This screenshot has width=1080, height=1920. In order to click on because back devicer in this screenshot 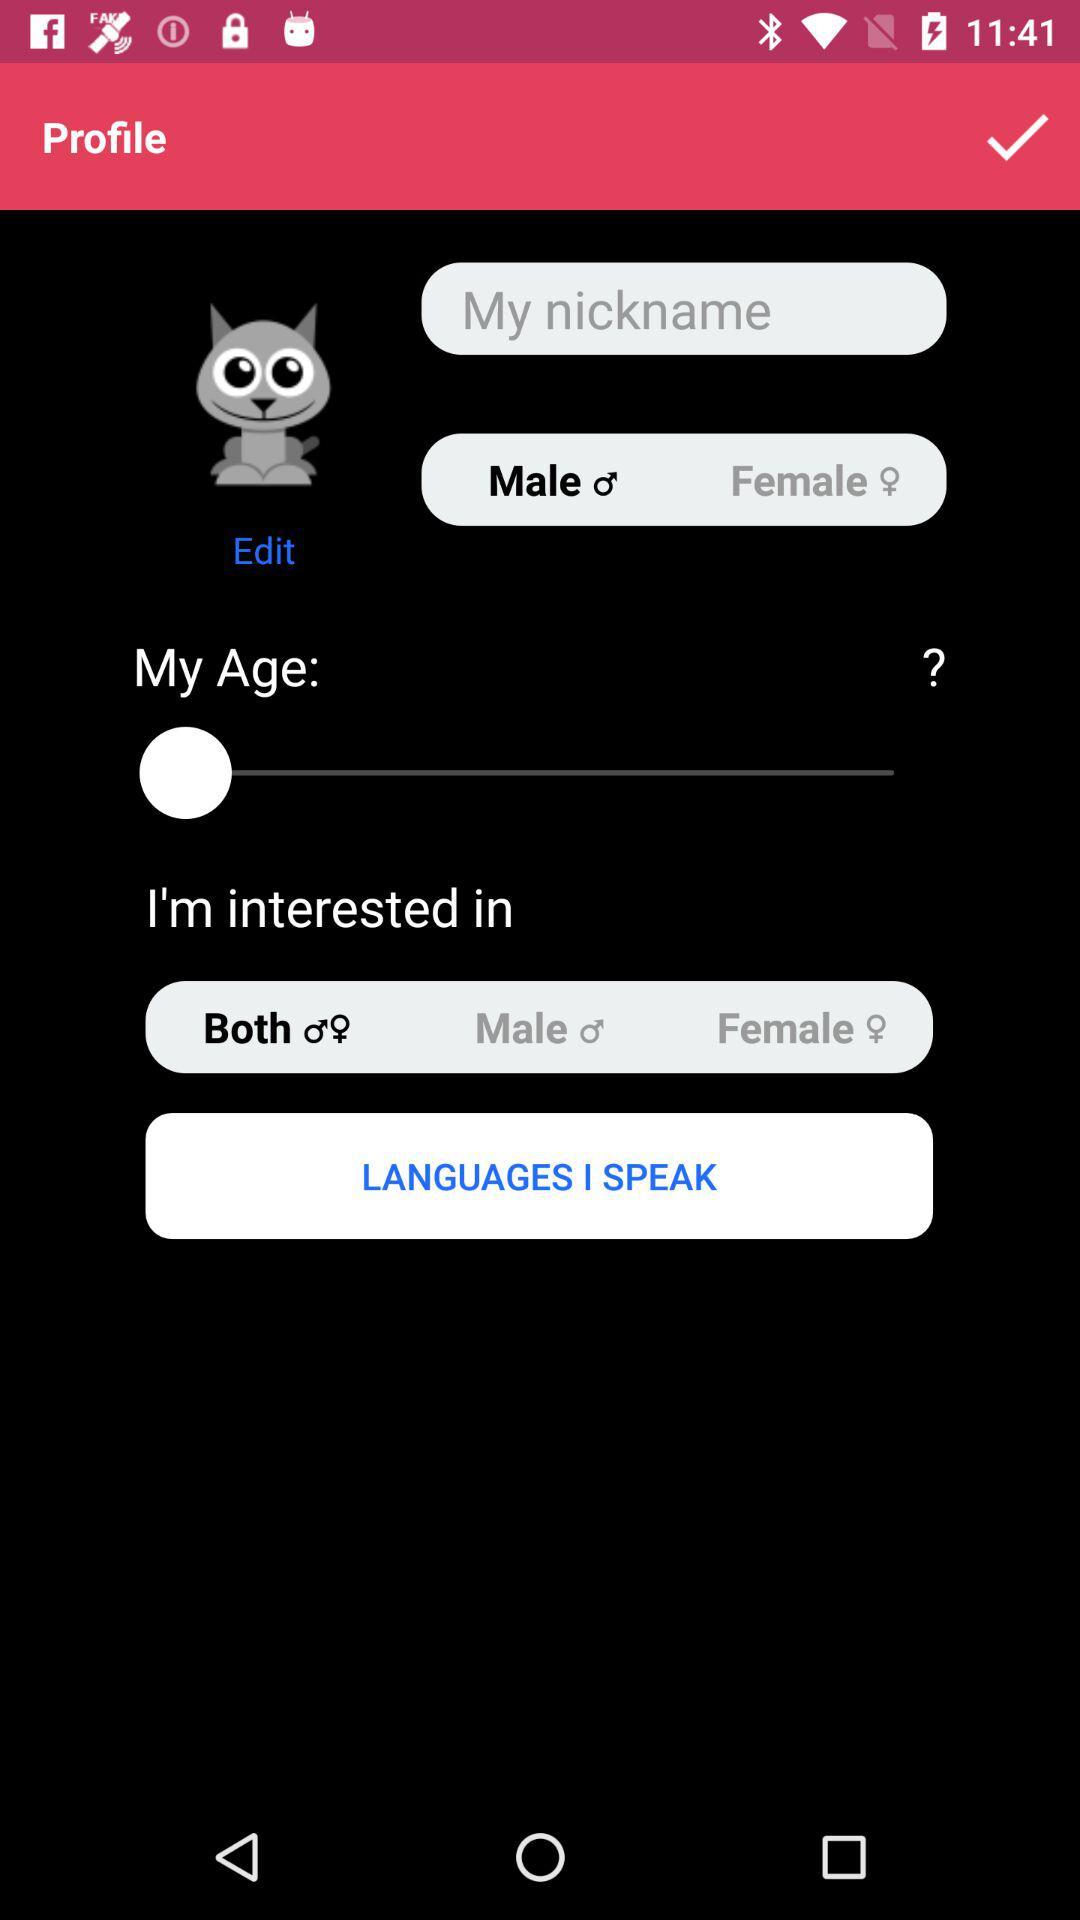, I will do `click(262, 393)`.